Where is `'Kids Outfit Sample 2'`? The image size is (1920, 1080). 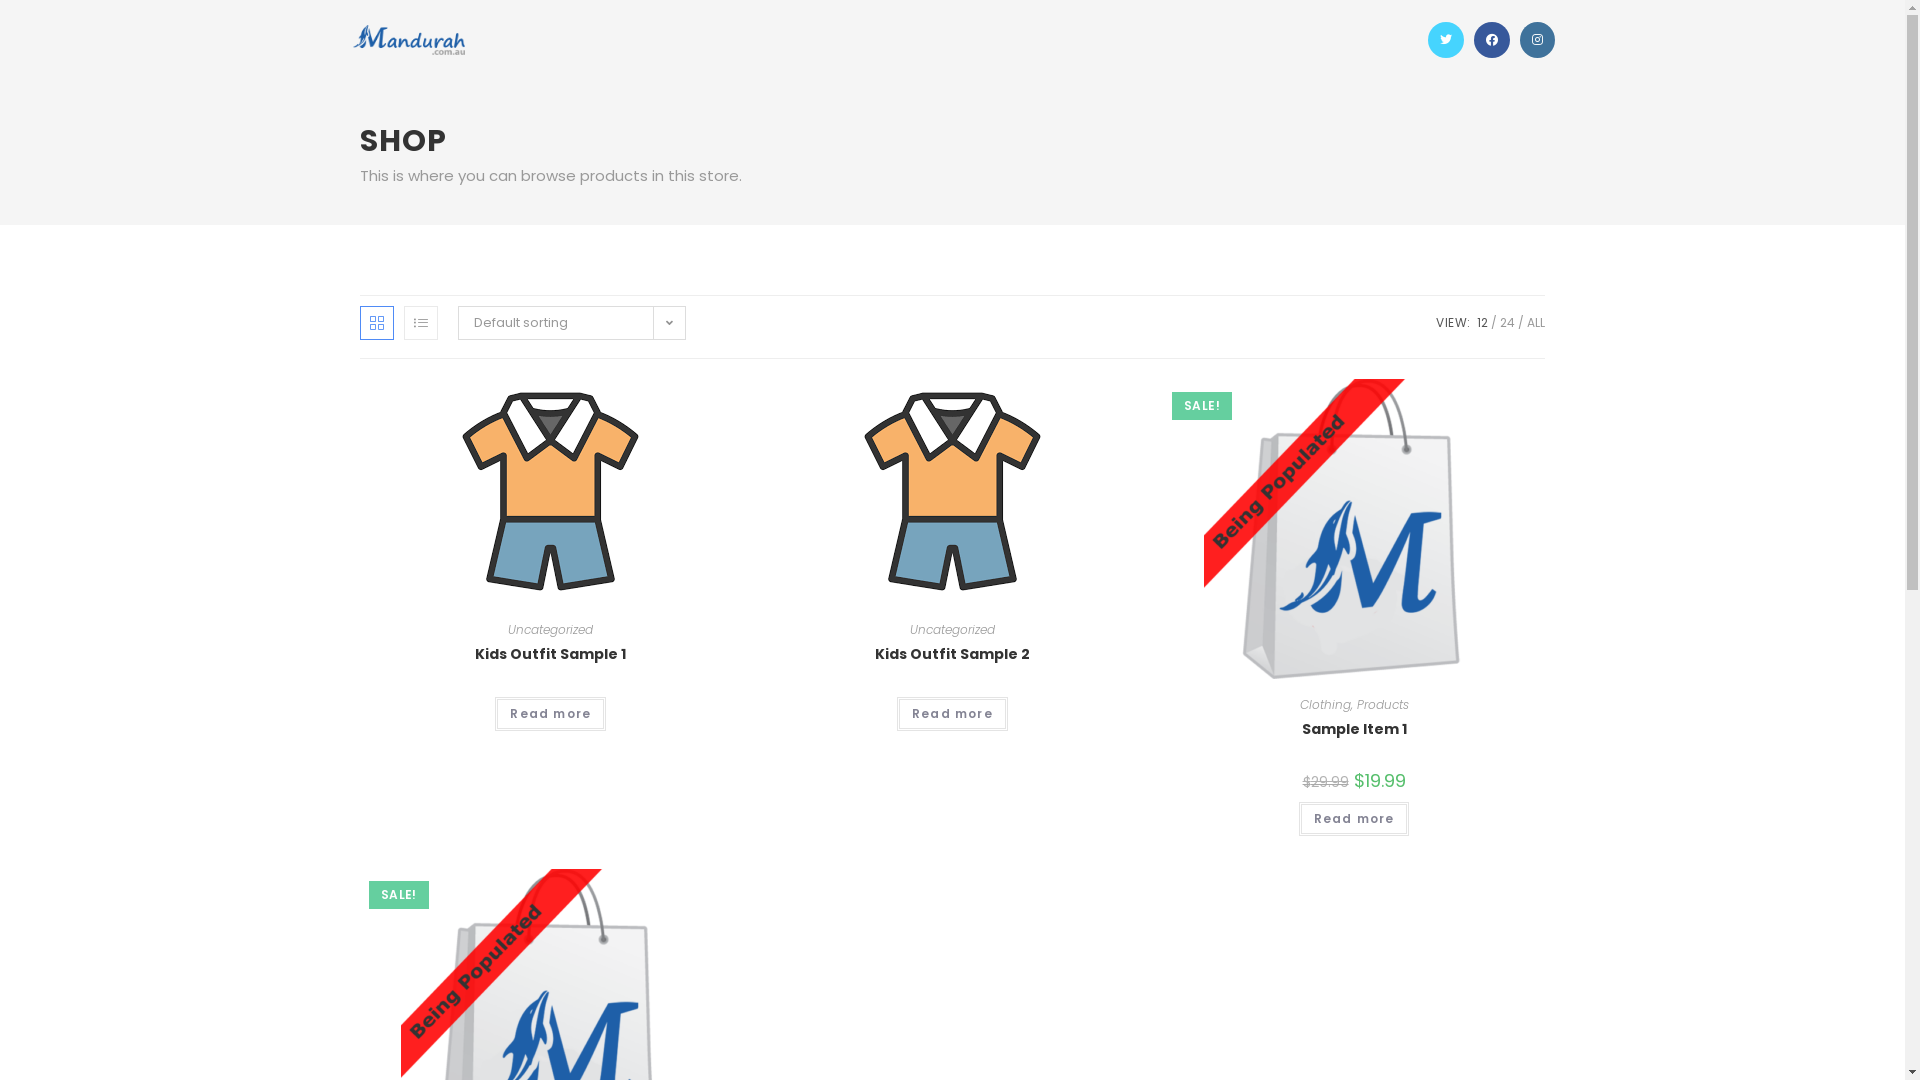 'Kids Outfit Sample 2' is located at coordinates (951, 654).